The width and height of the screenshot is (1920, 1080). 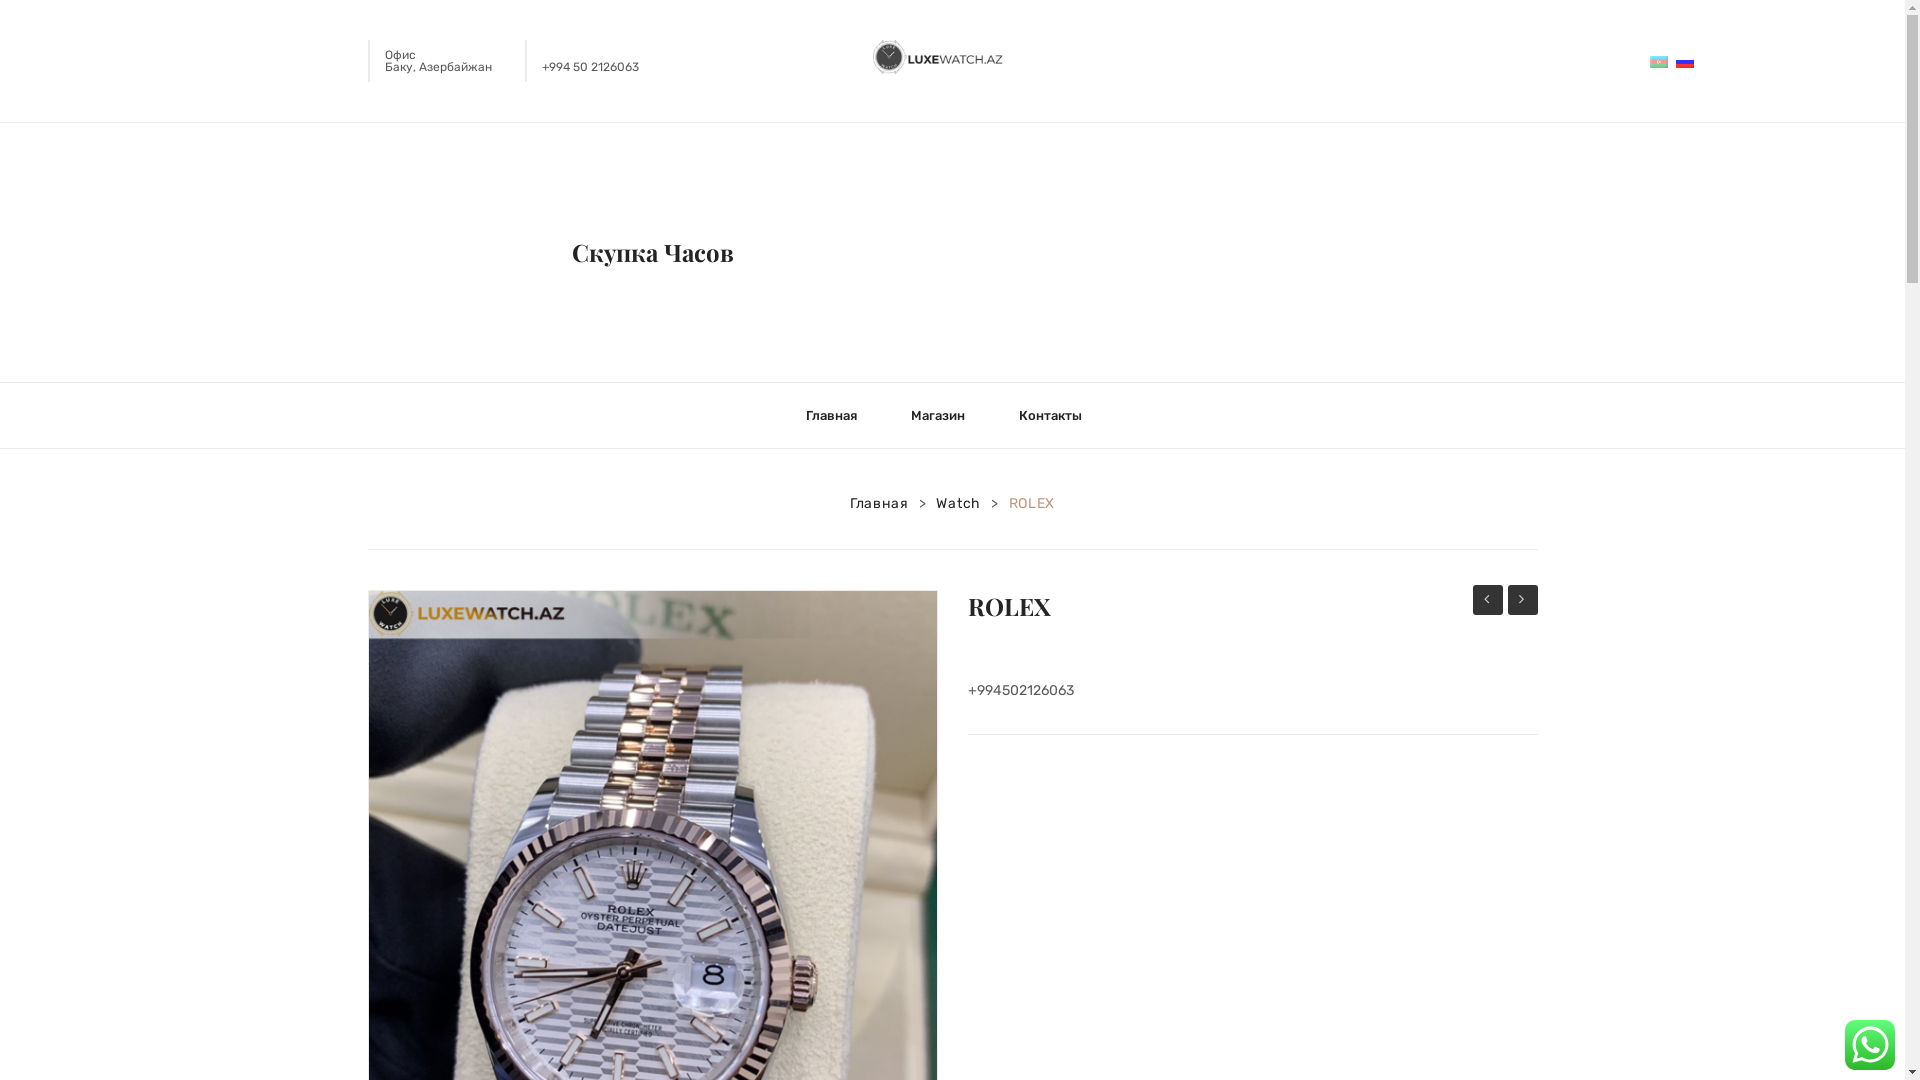 What do you see at coordinates (1650, 60) in the screenshot?
I see `'Azerbaijan (az)'` at bounding box center [1650, 60].